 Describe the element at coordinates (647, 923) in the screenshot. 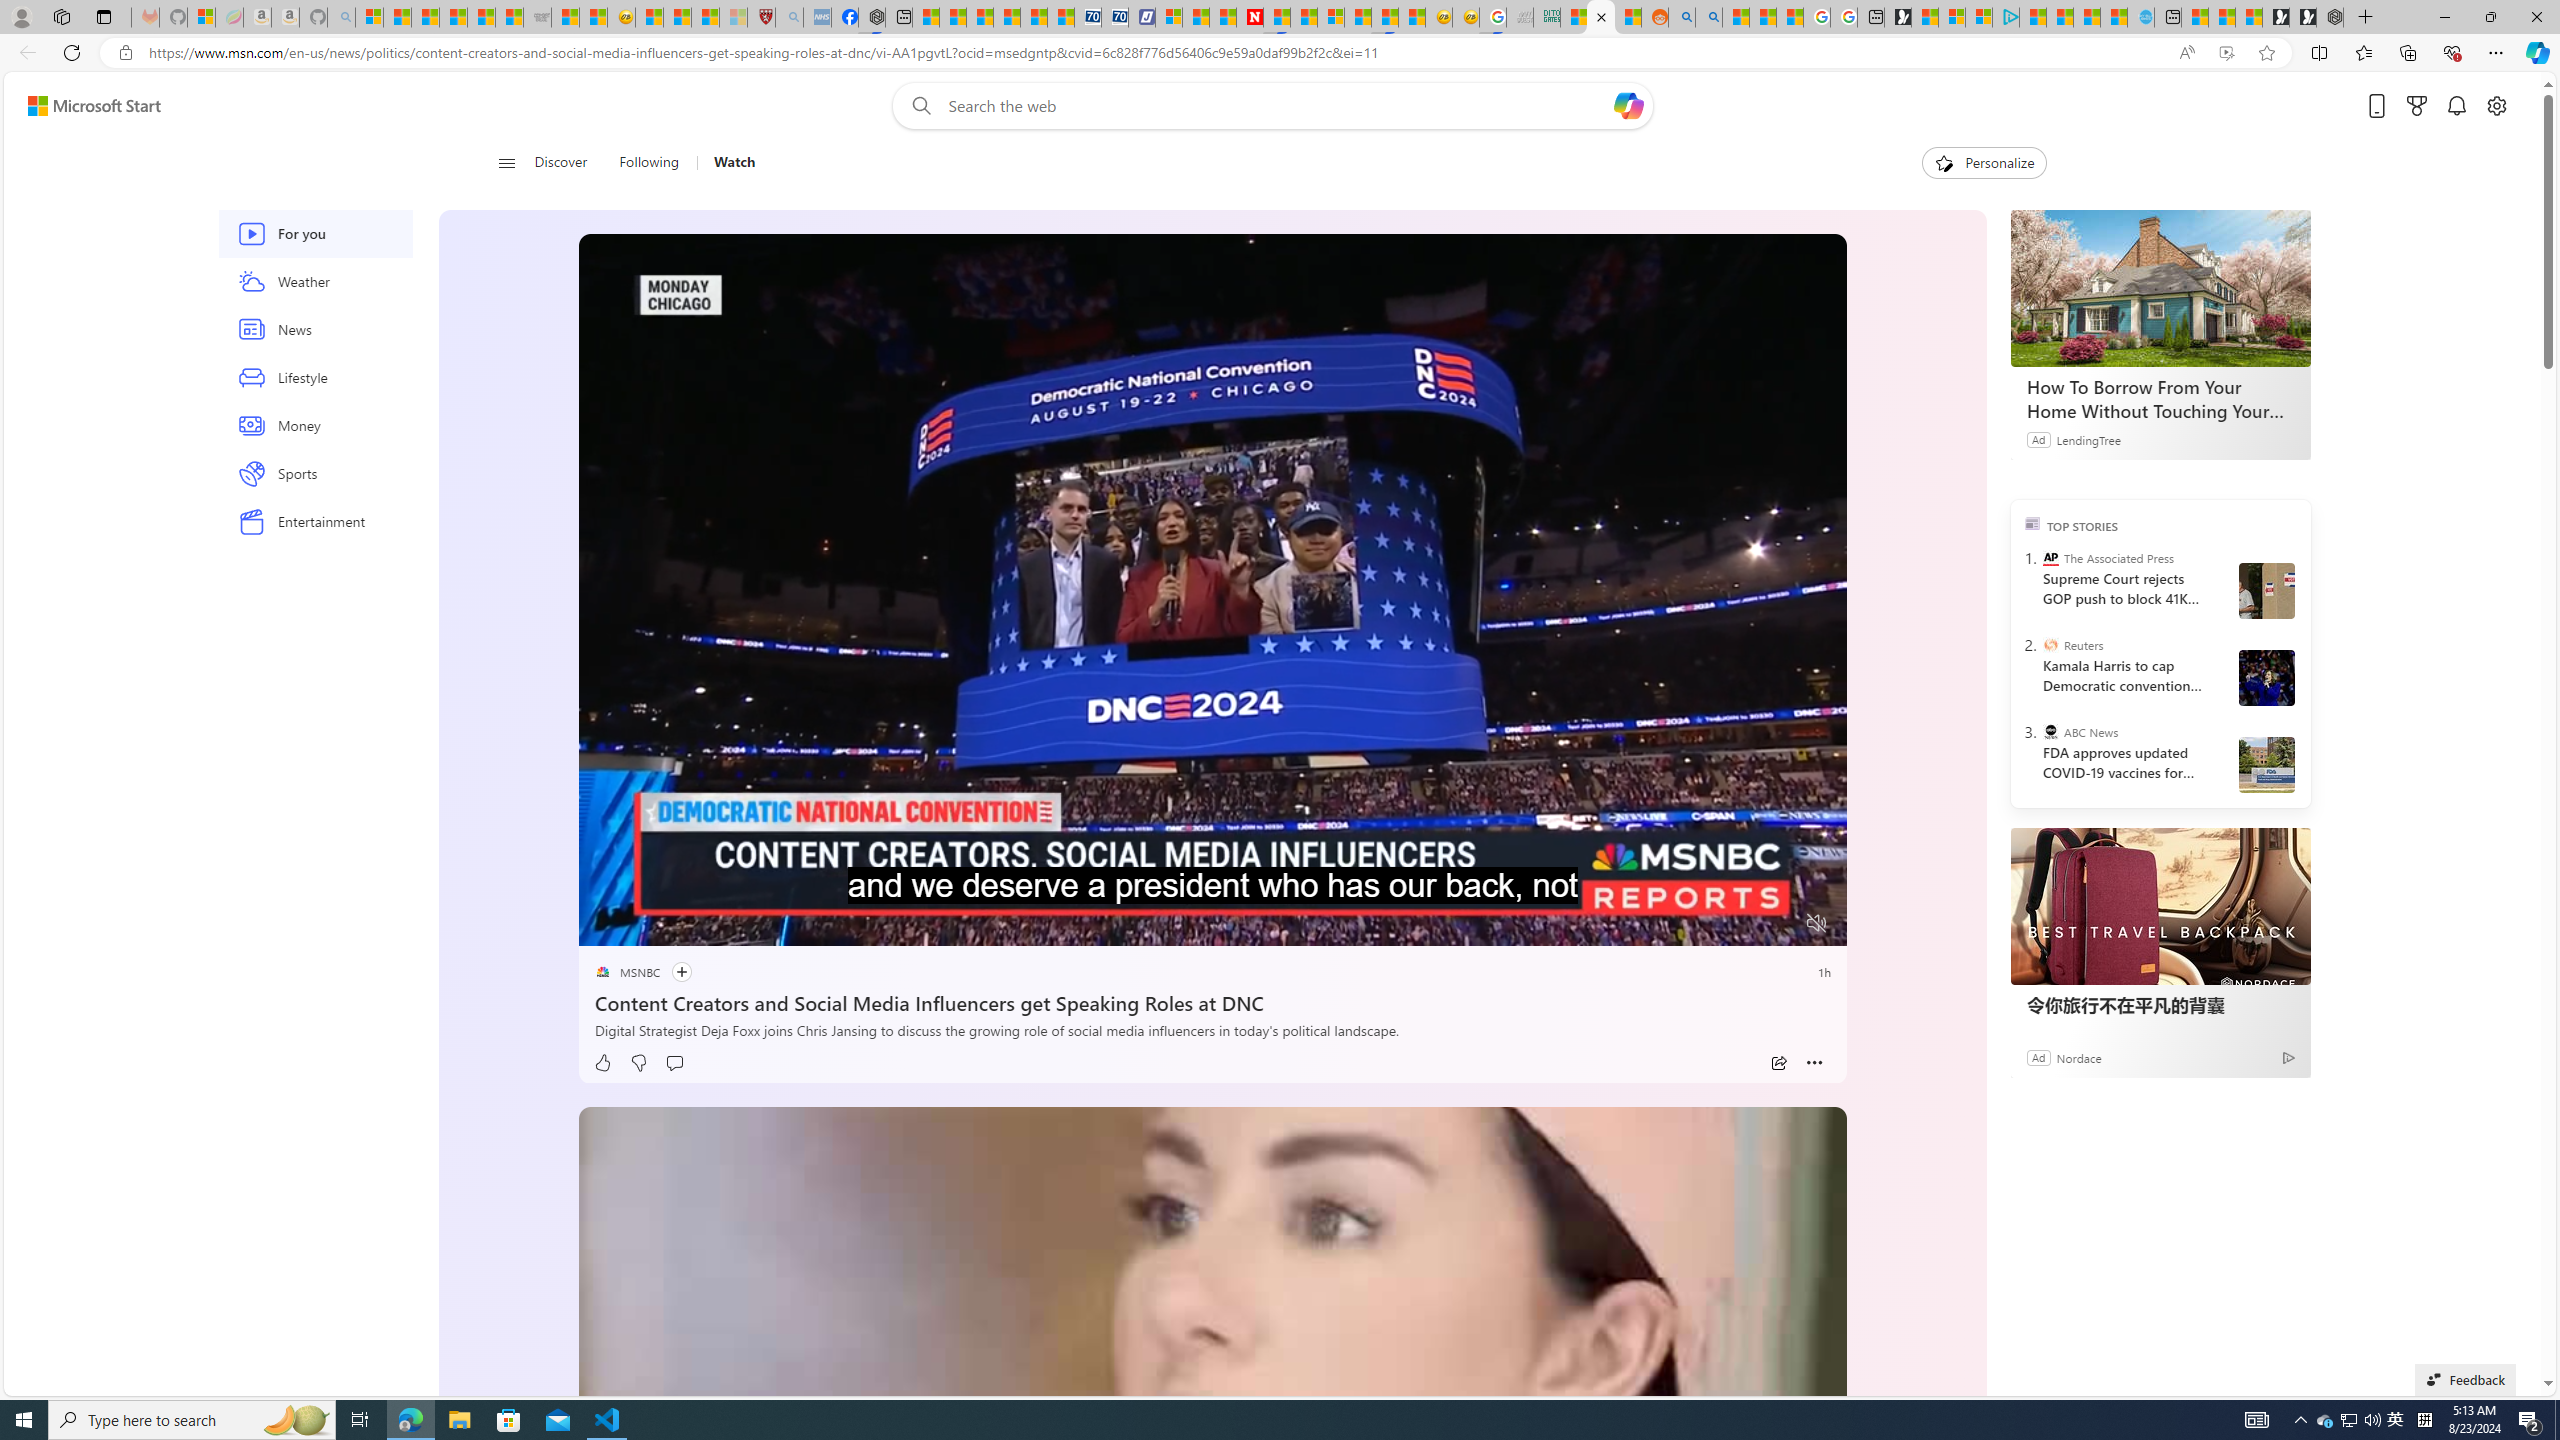

I see `'Seek Back'` at that location.